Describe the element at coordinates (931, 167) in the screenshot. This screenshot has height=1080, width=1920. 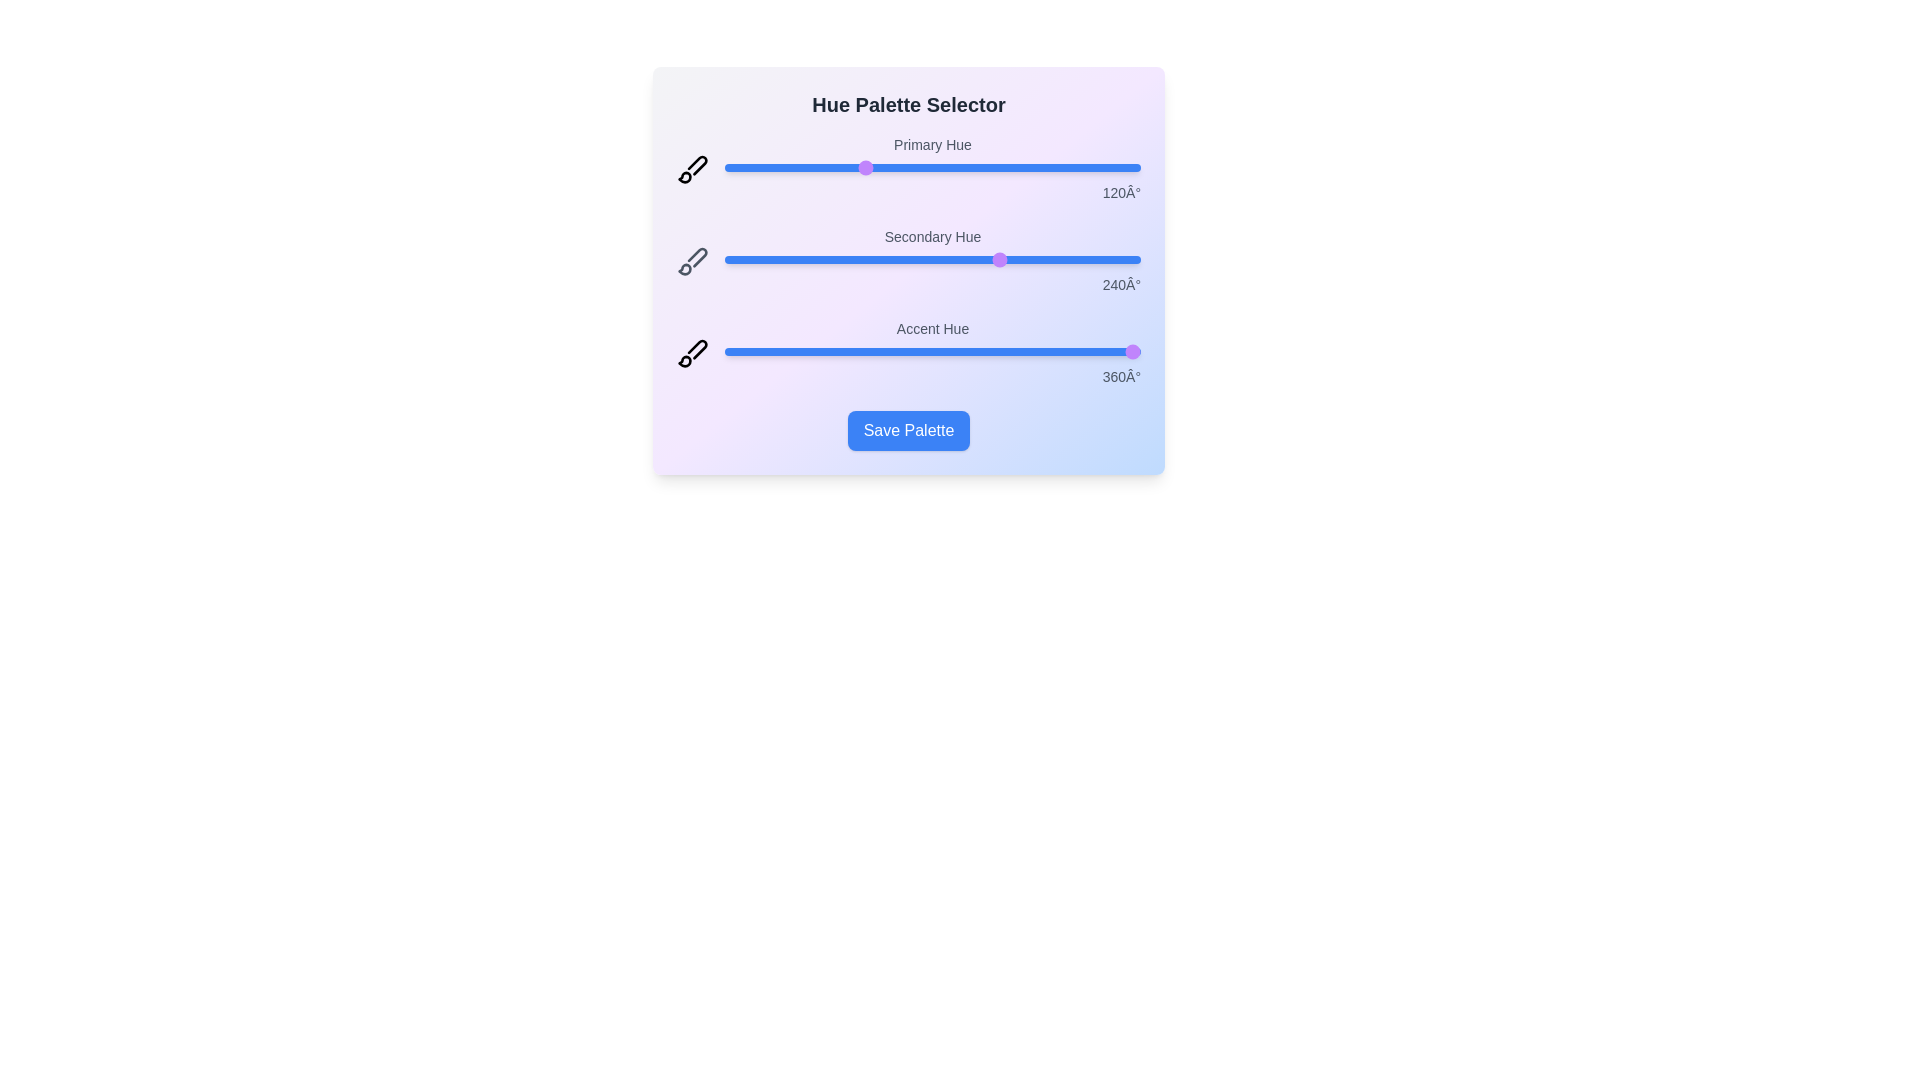
I see `the primary slider to observe its behavior` at that location.